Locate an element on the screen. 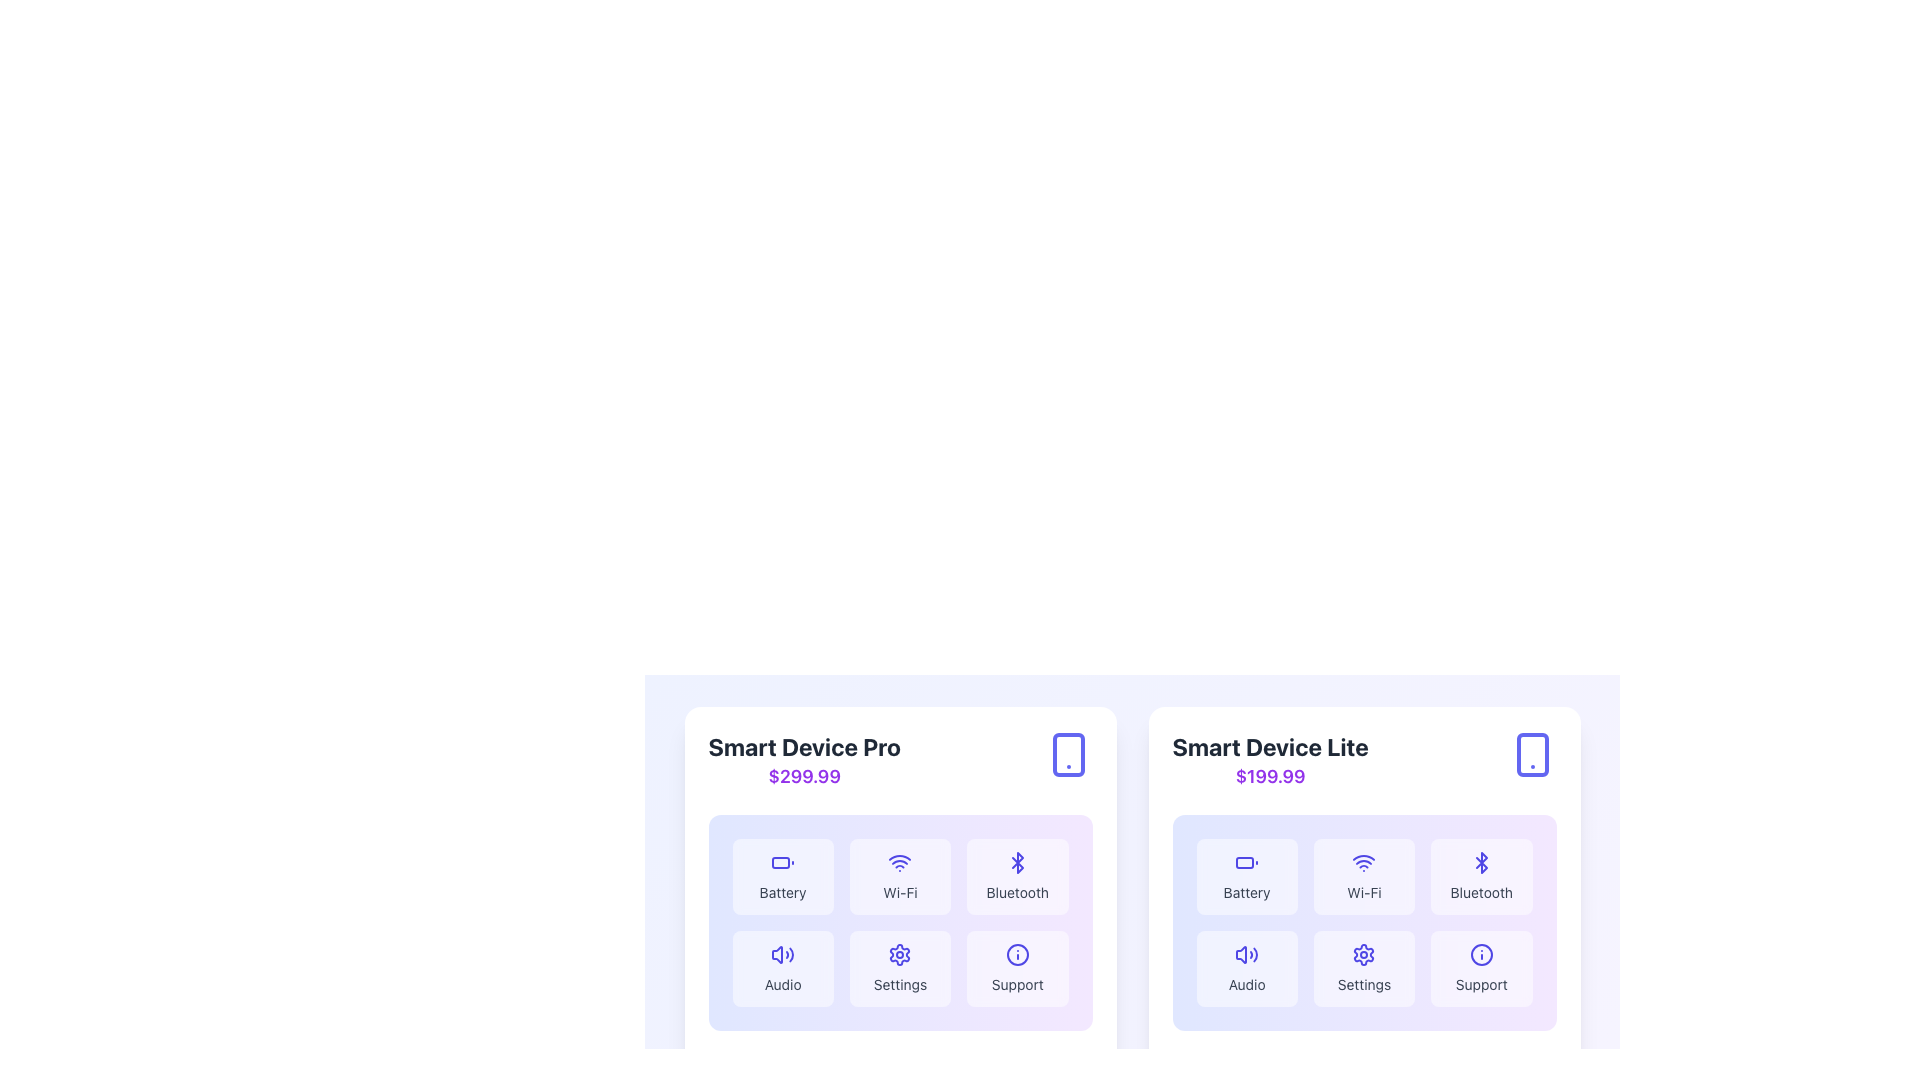 The height and width of the screenshot is (1080, 1920). the static text label 'Support' located at the bottom of the 'Smart Device Lite' card in the lower right corner of the interface is located at coordinates (1481, 983).